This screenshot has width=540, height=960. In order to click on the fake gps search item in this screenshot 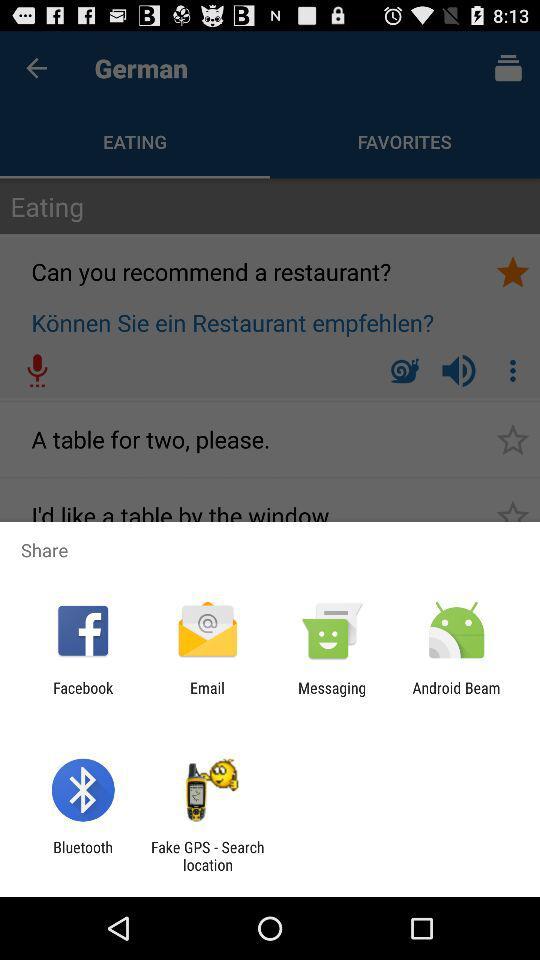, I will do `click(206, 855)`.